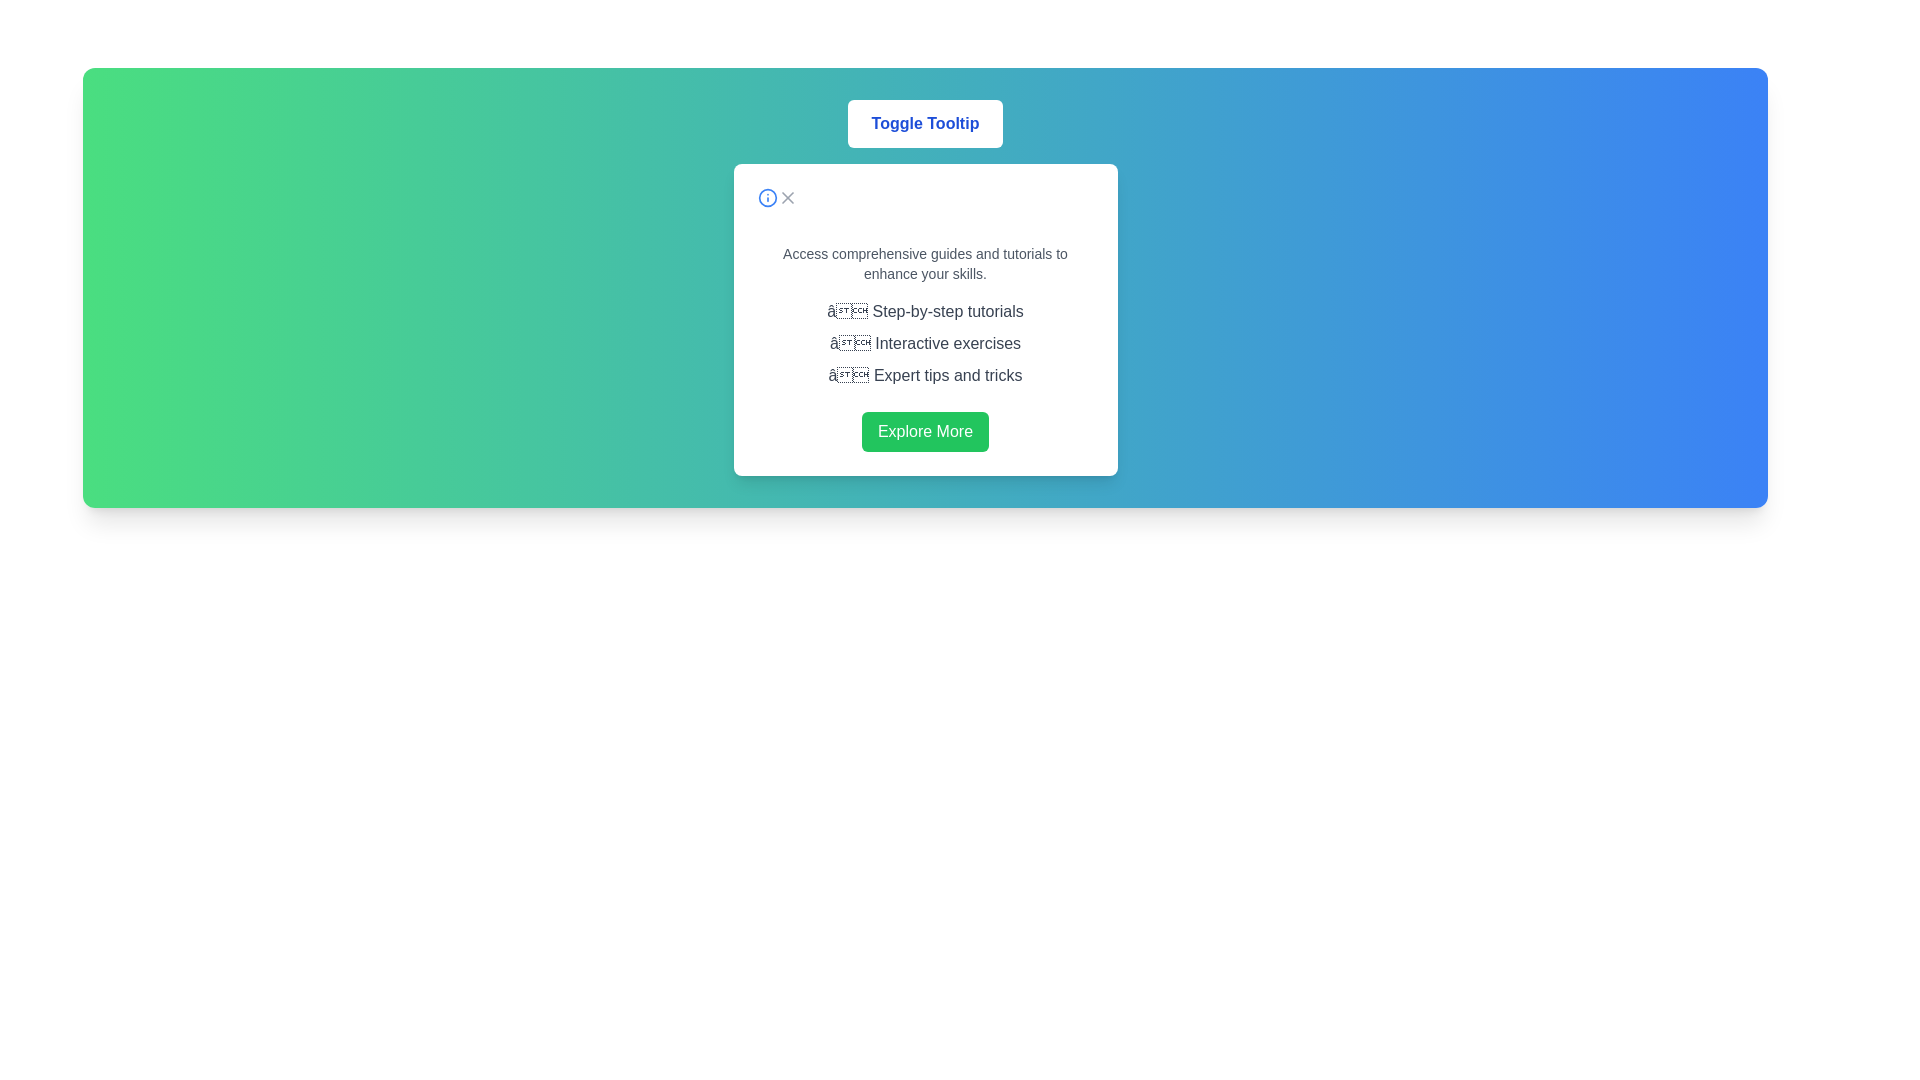  What do you see at coordinates (924, 312) in the screenshot?
I see `the static text element displaying '✔ Step-by-step tutorials' located at the top of a vertically aligned list within the modal popup` at bounding box center [924, 312].